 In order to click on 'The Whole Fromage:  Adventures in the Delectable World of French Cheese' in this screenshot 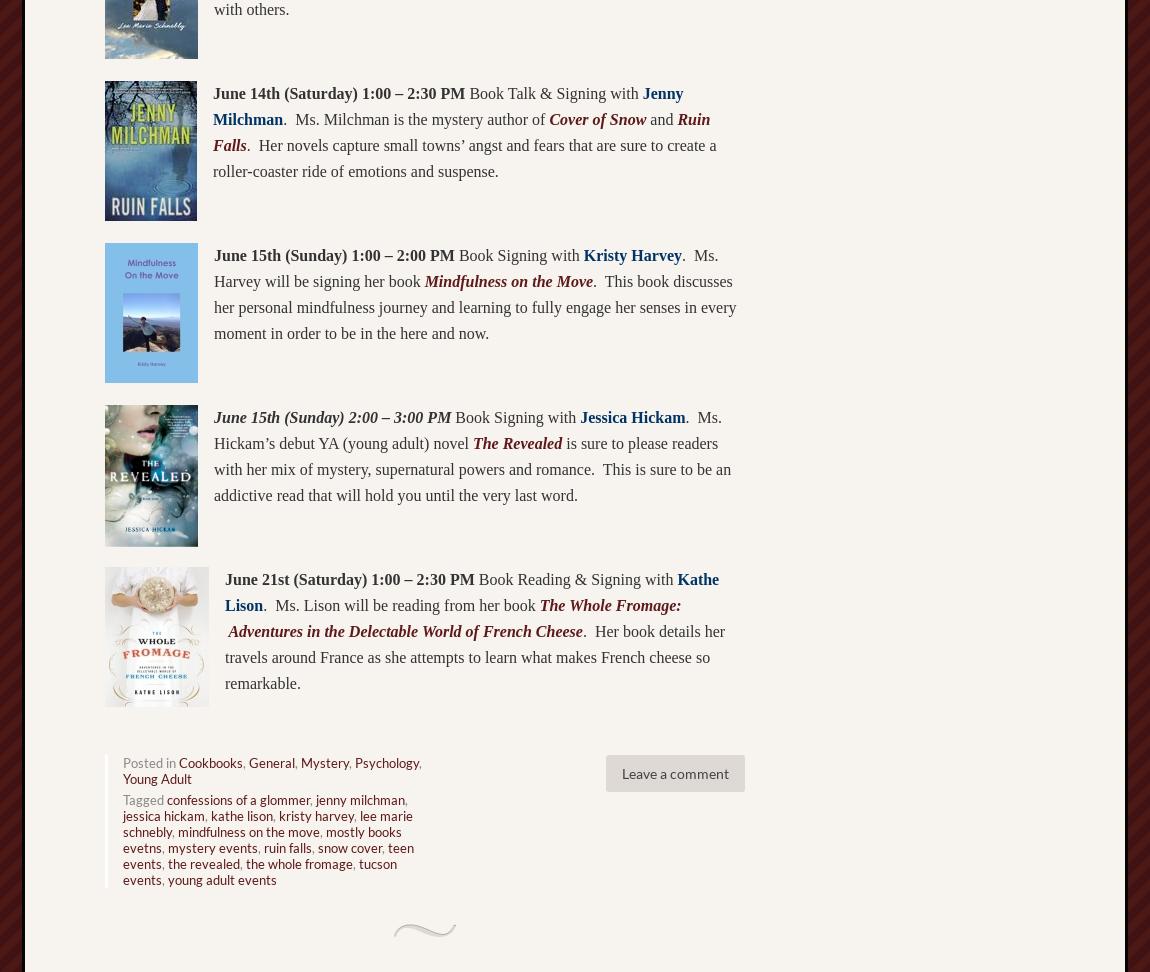, I will do `click(452, 617)`.